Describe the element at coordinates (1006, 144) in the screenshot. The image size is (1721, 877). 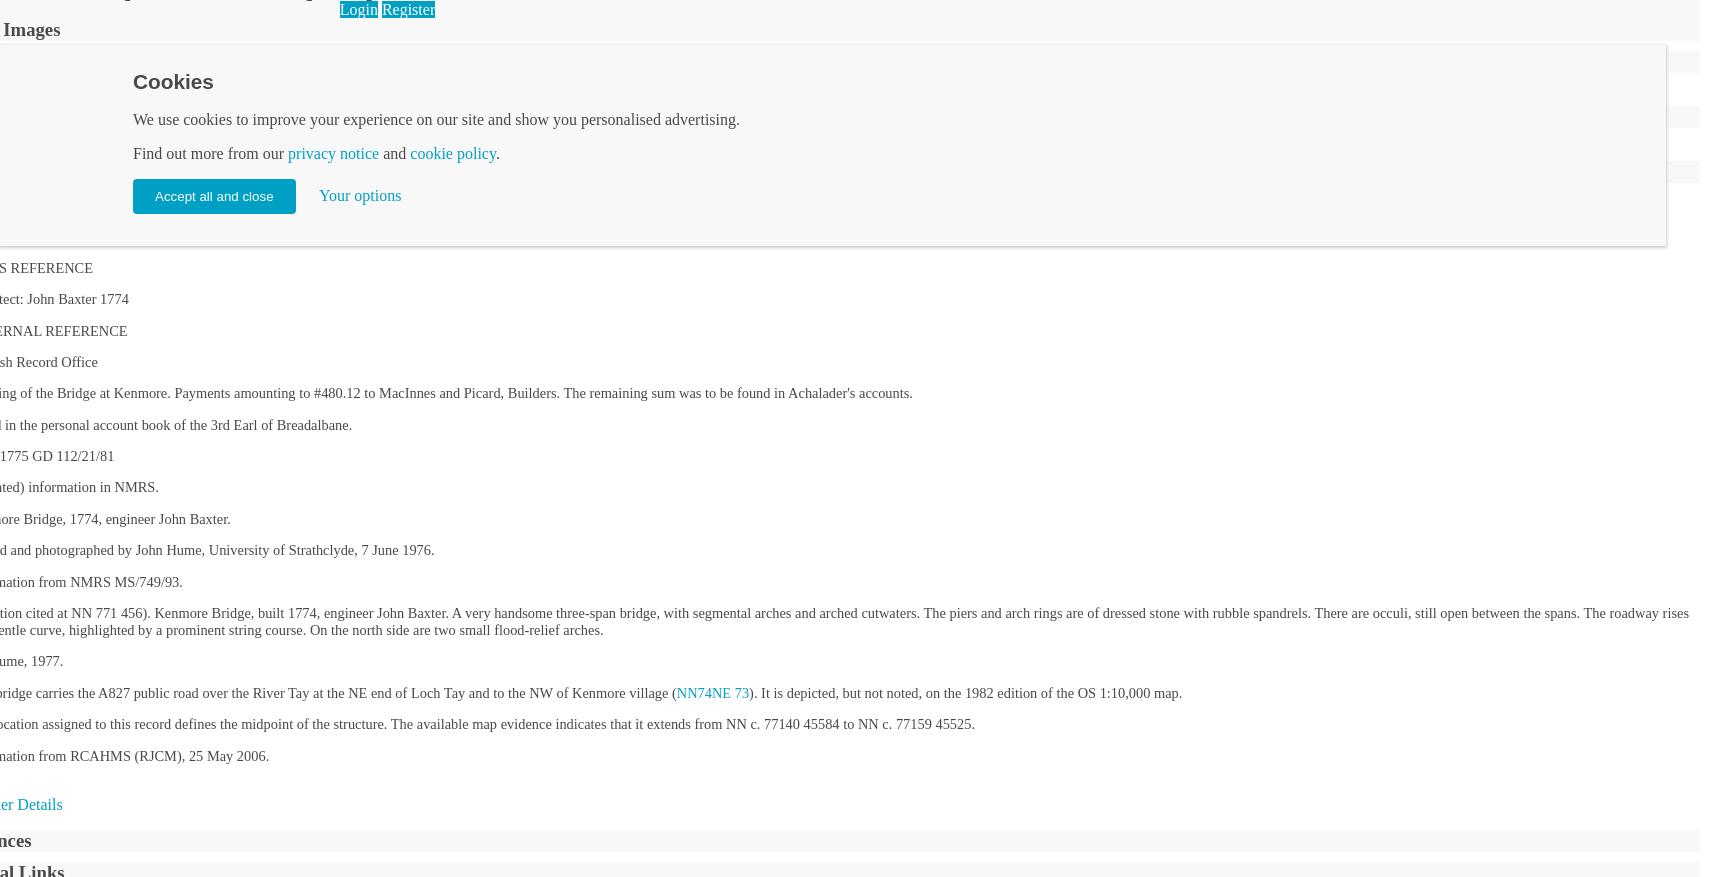
I see `'Perthshire'` at that location.